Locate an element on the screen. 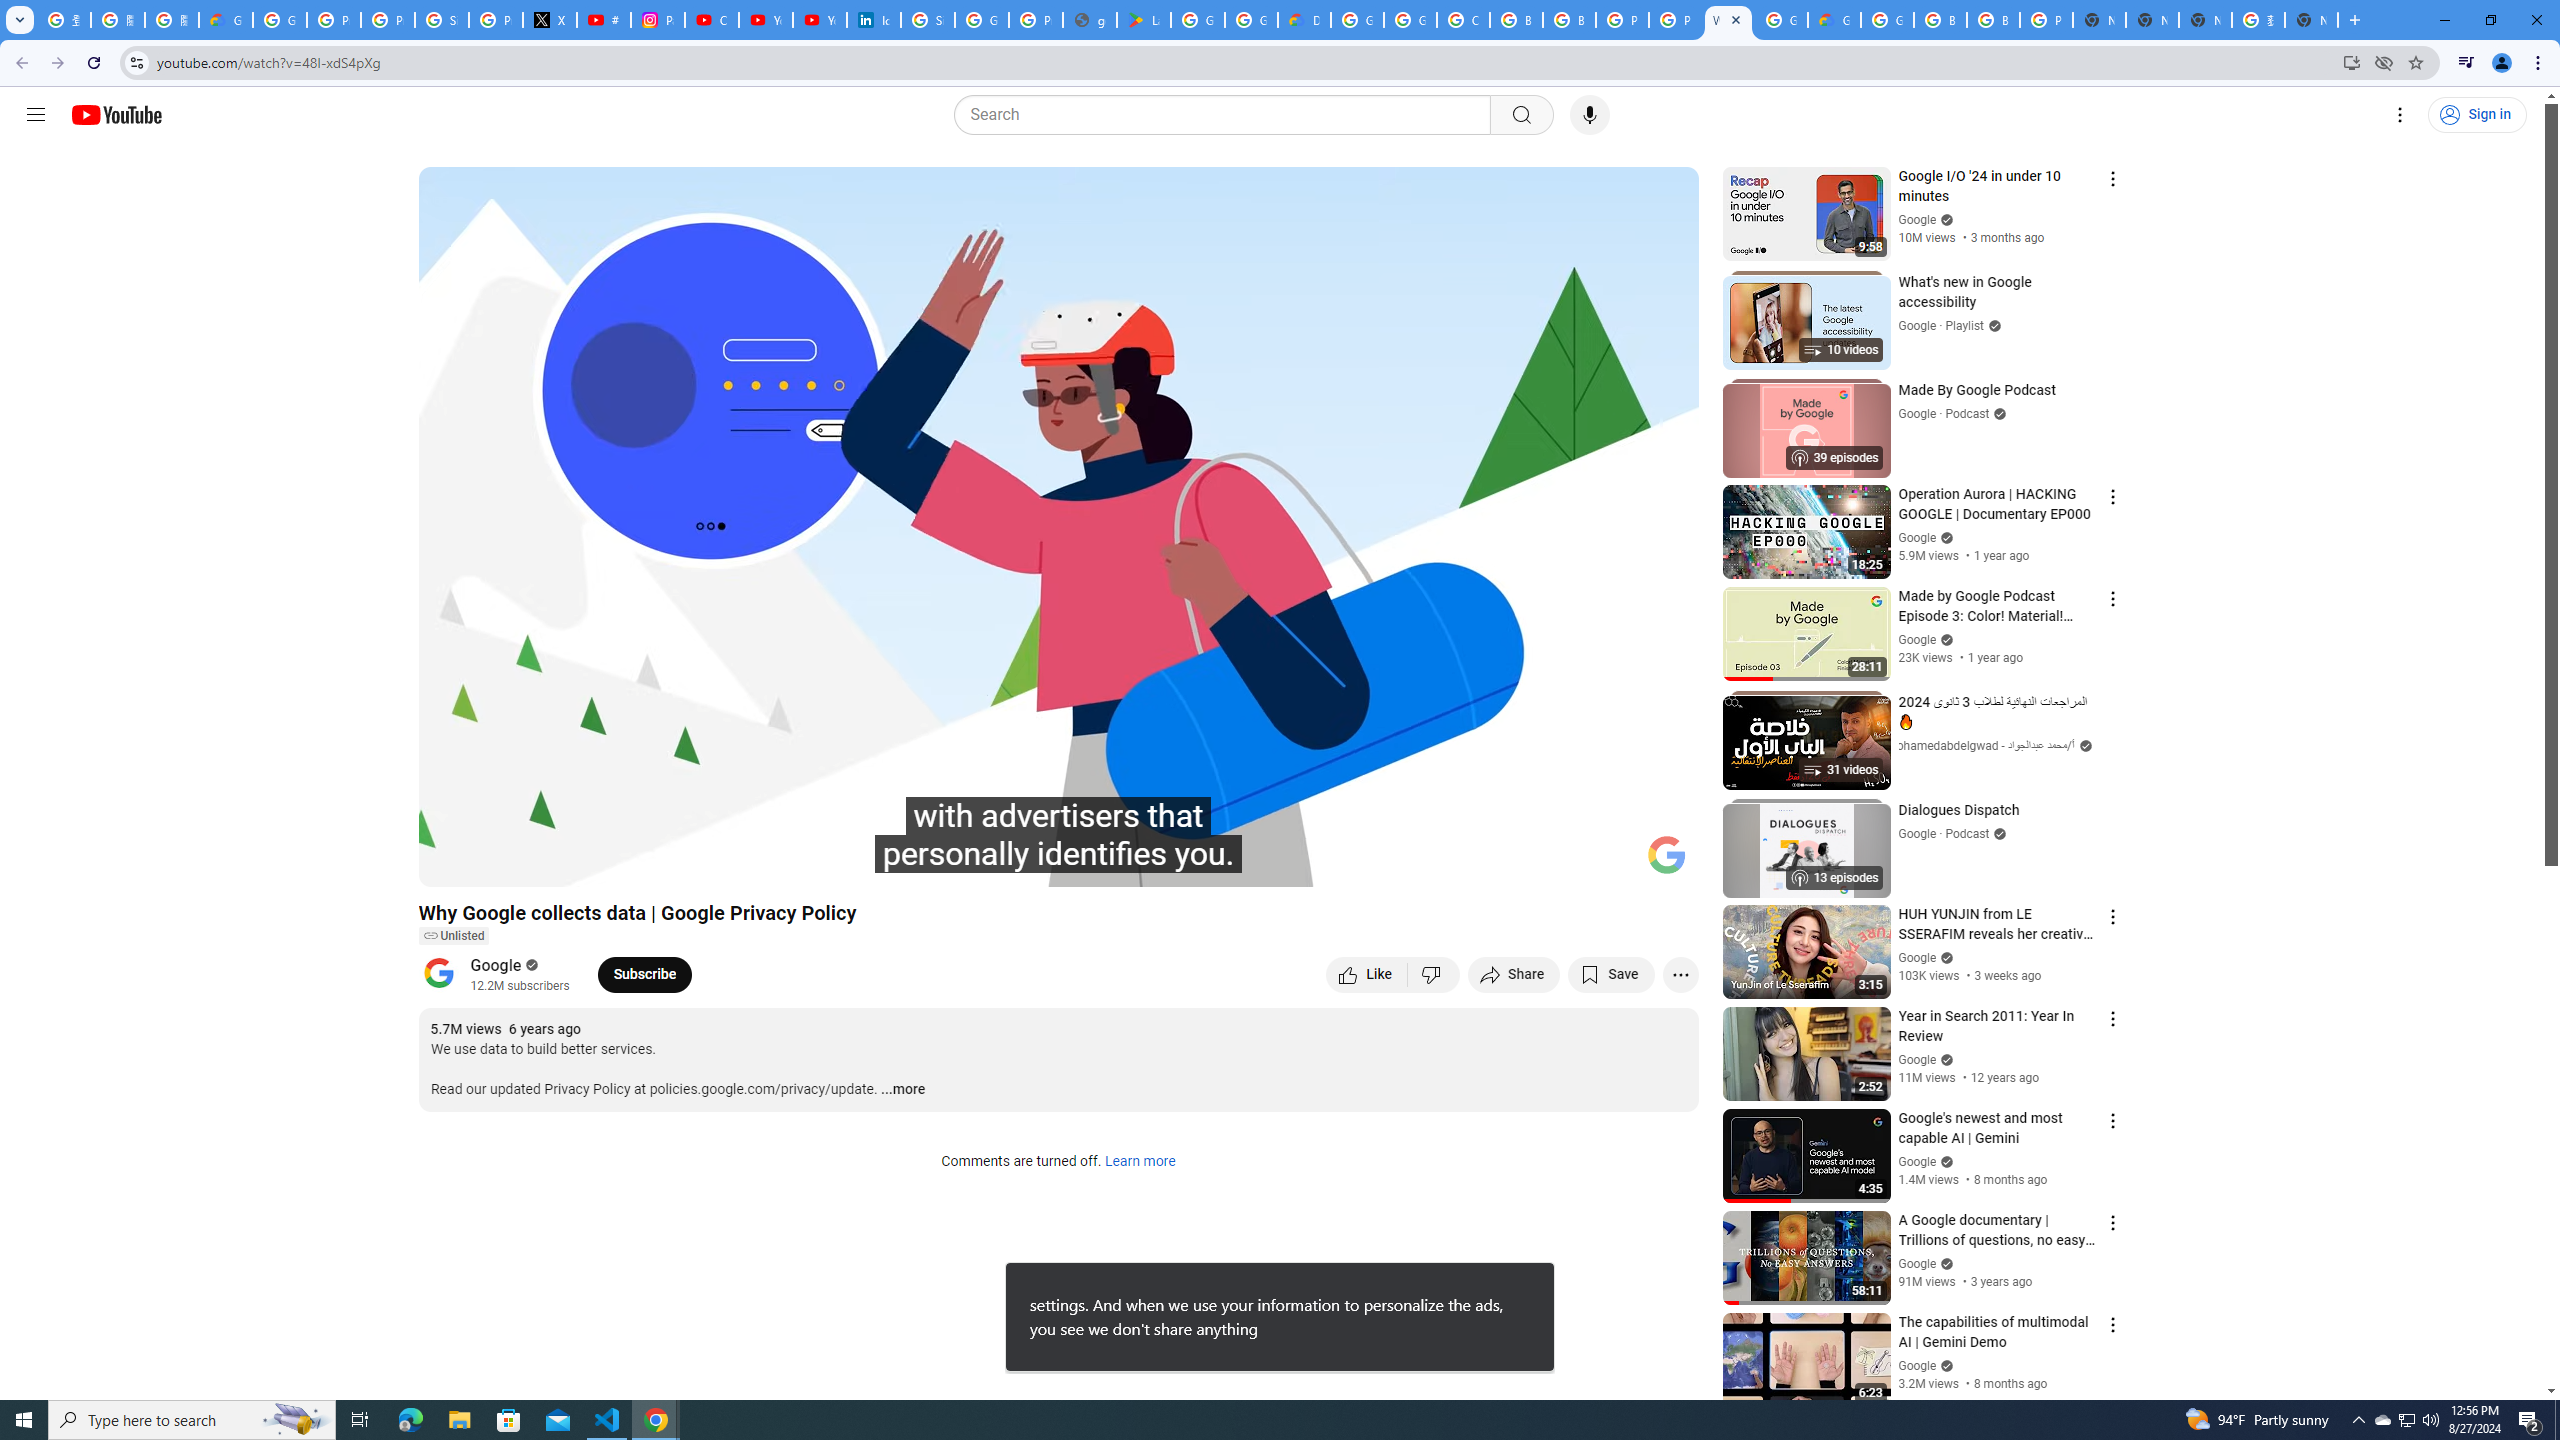  'X' is located at coordinates (550, 19).